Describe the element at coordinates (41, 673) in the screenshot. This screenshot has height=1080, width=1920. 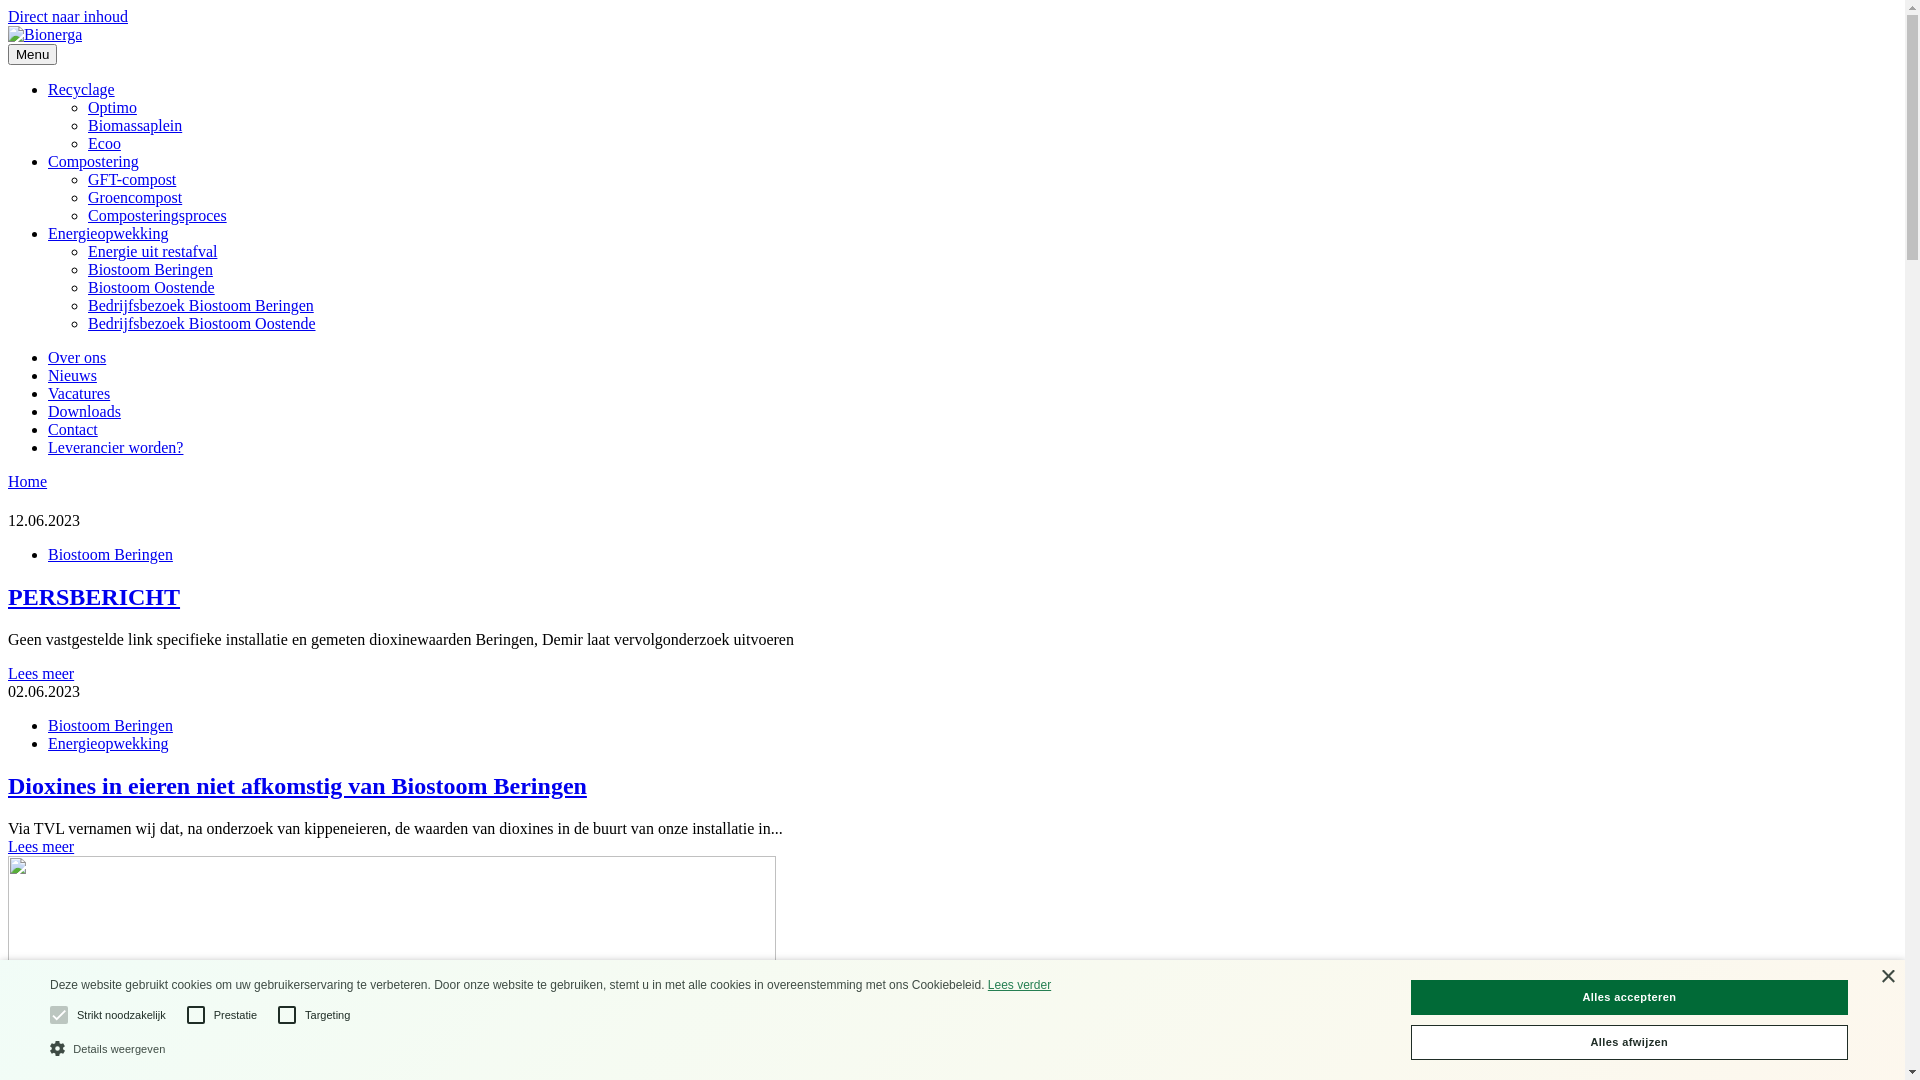
I see `'Lees meer'` at that location.